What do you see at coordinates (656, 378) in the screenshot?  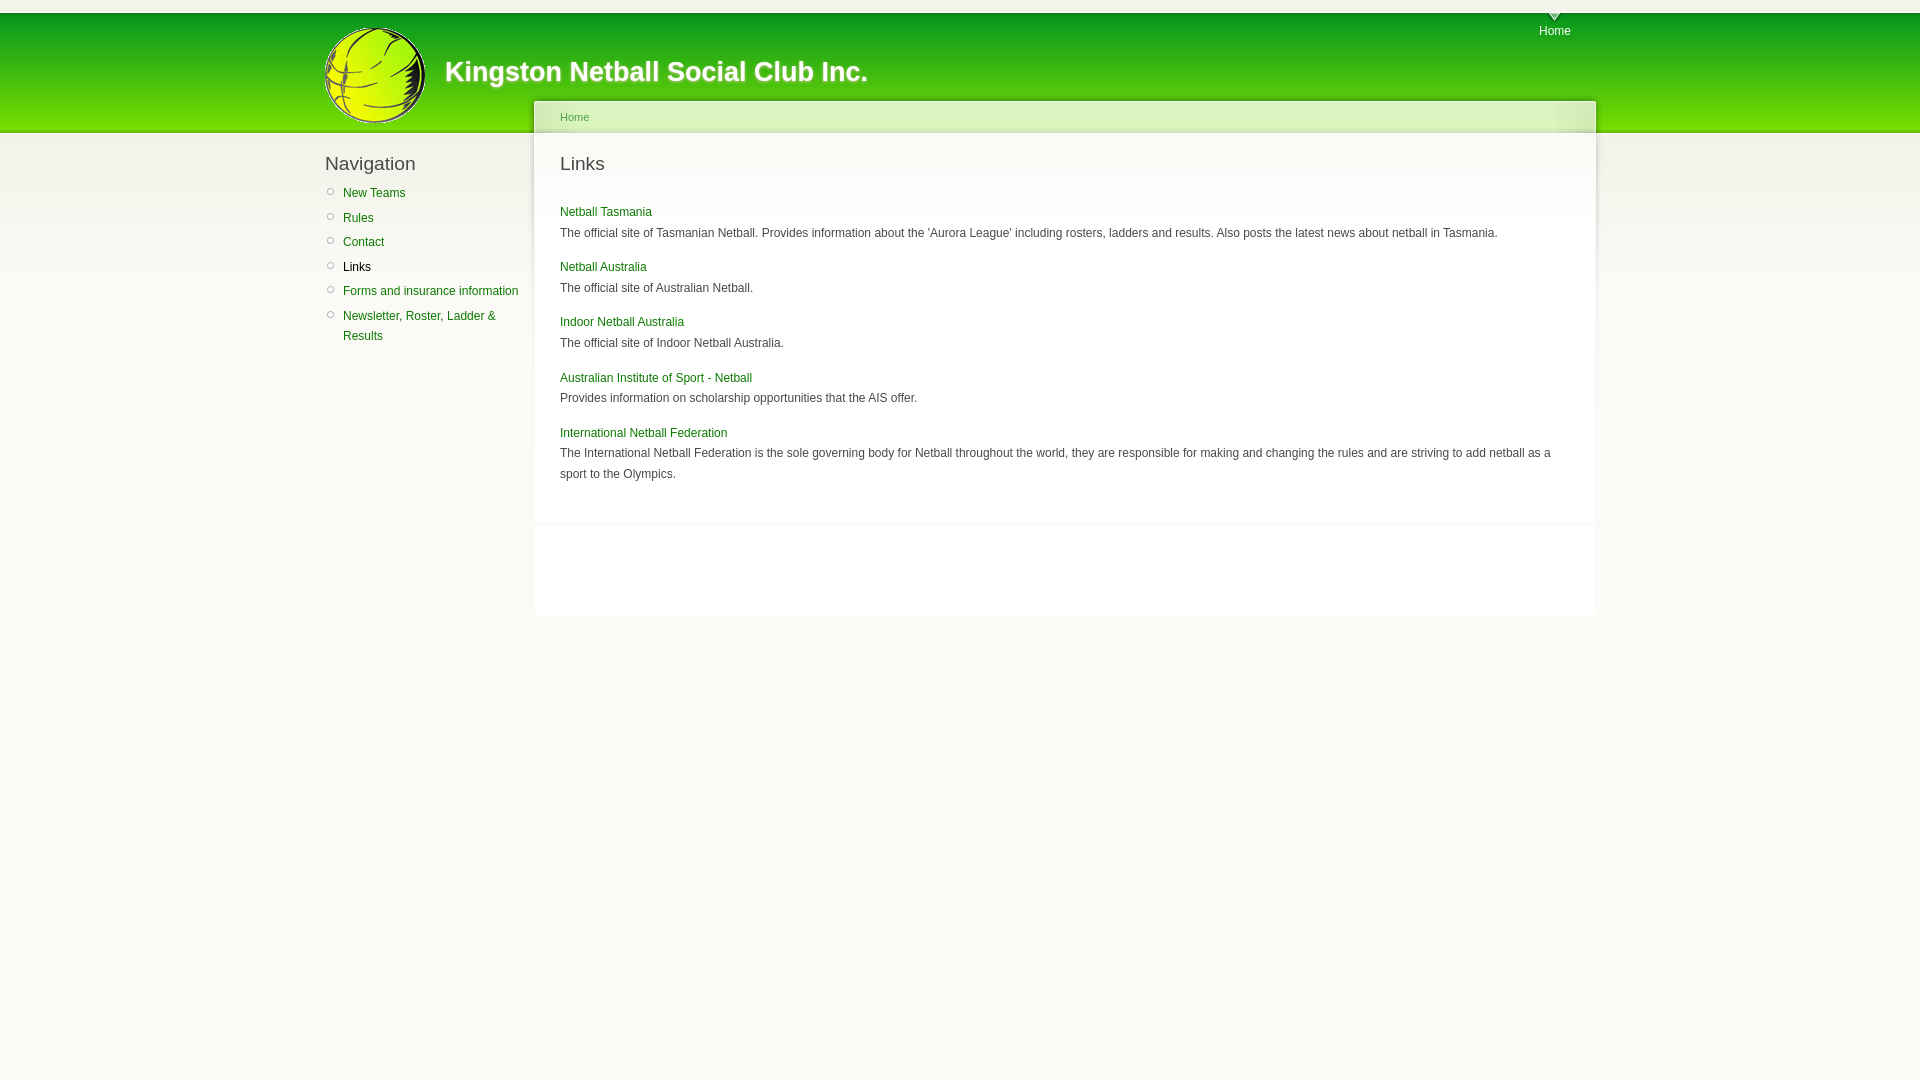 I see `'Australian Institute of Sport - Netball'` at bounding box center [656, 378].